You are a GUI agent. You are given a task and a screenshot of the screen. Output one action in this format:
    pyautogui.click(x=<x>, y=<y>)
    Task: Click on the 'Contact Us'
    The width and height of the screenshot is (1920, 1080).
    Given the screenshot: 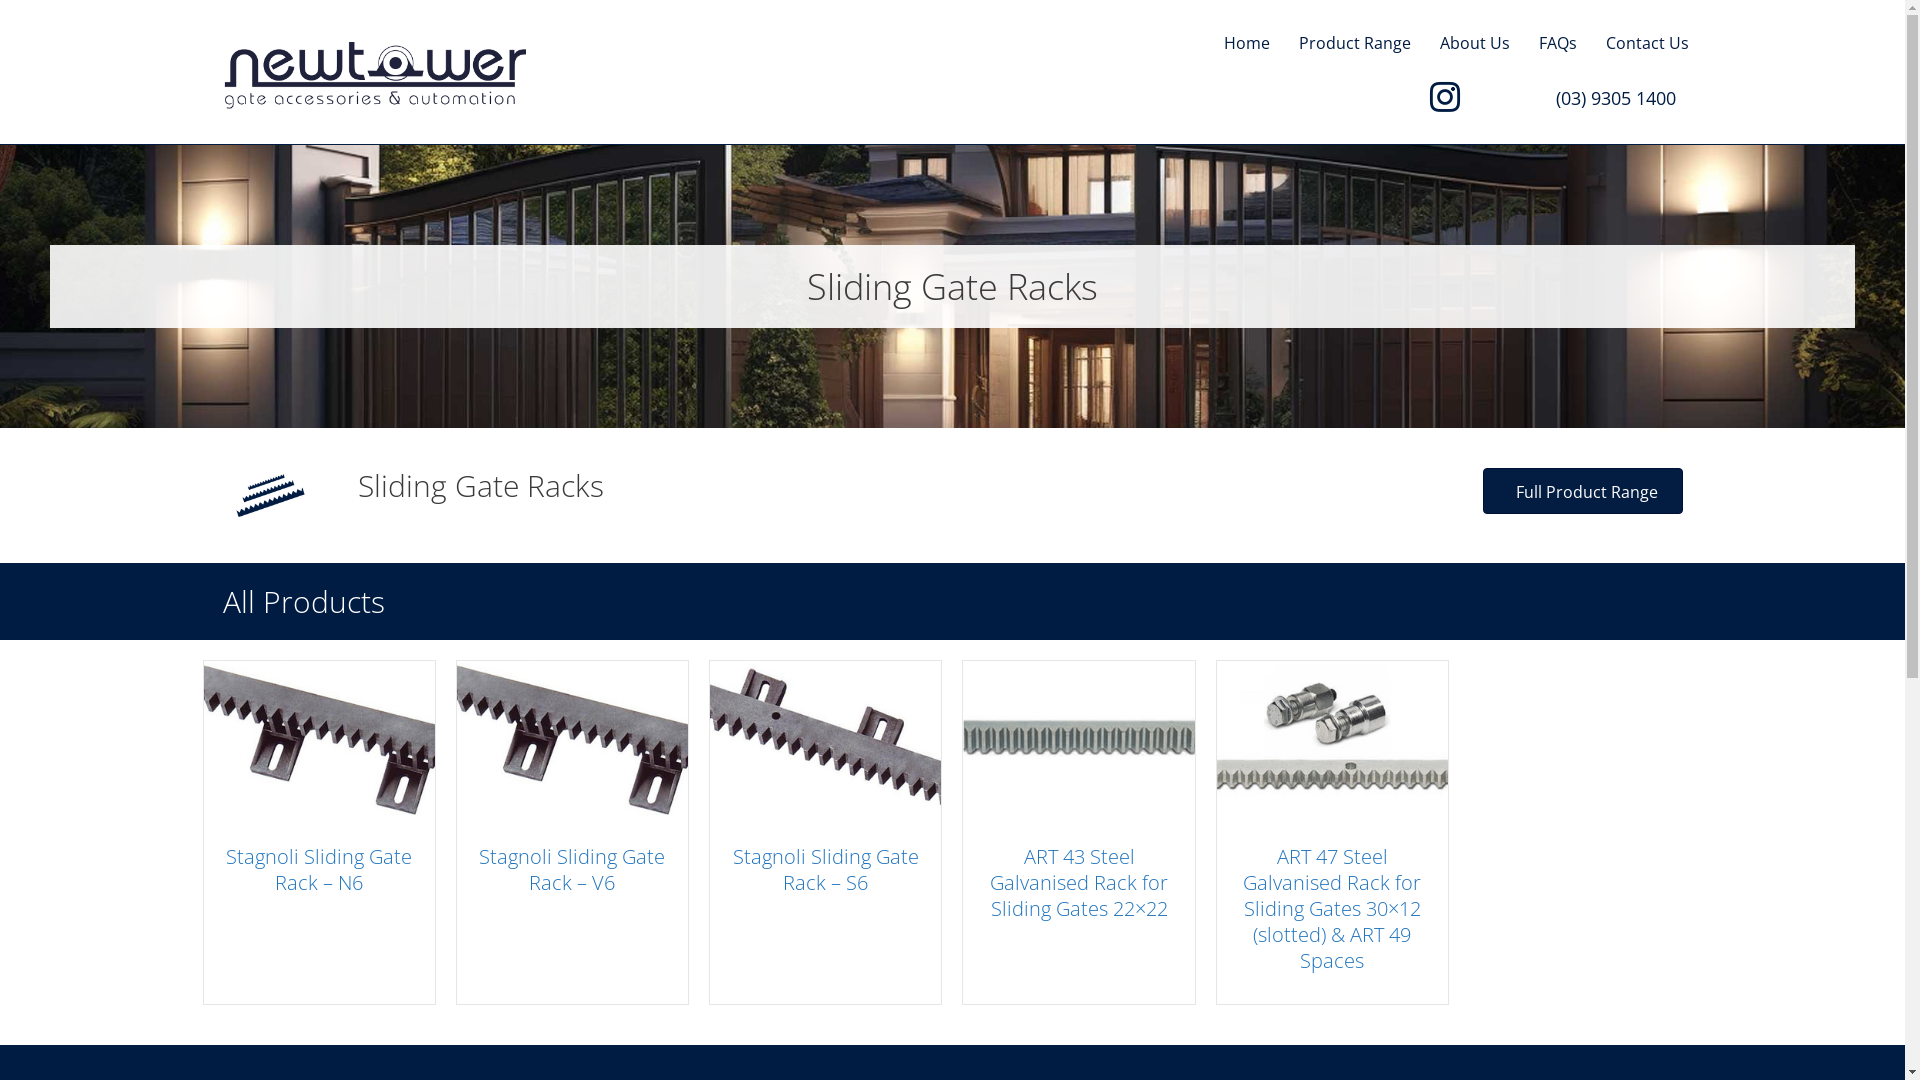 What is the action you would take?
    pyautogui.click(x=1647, y=43)
    